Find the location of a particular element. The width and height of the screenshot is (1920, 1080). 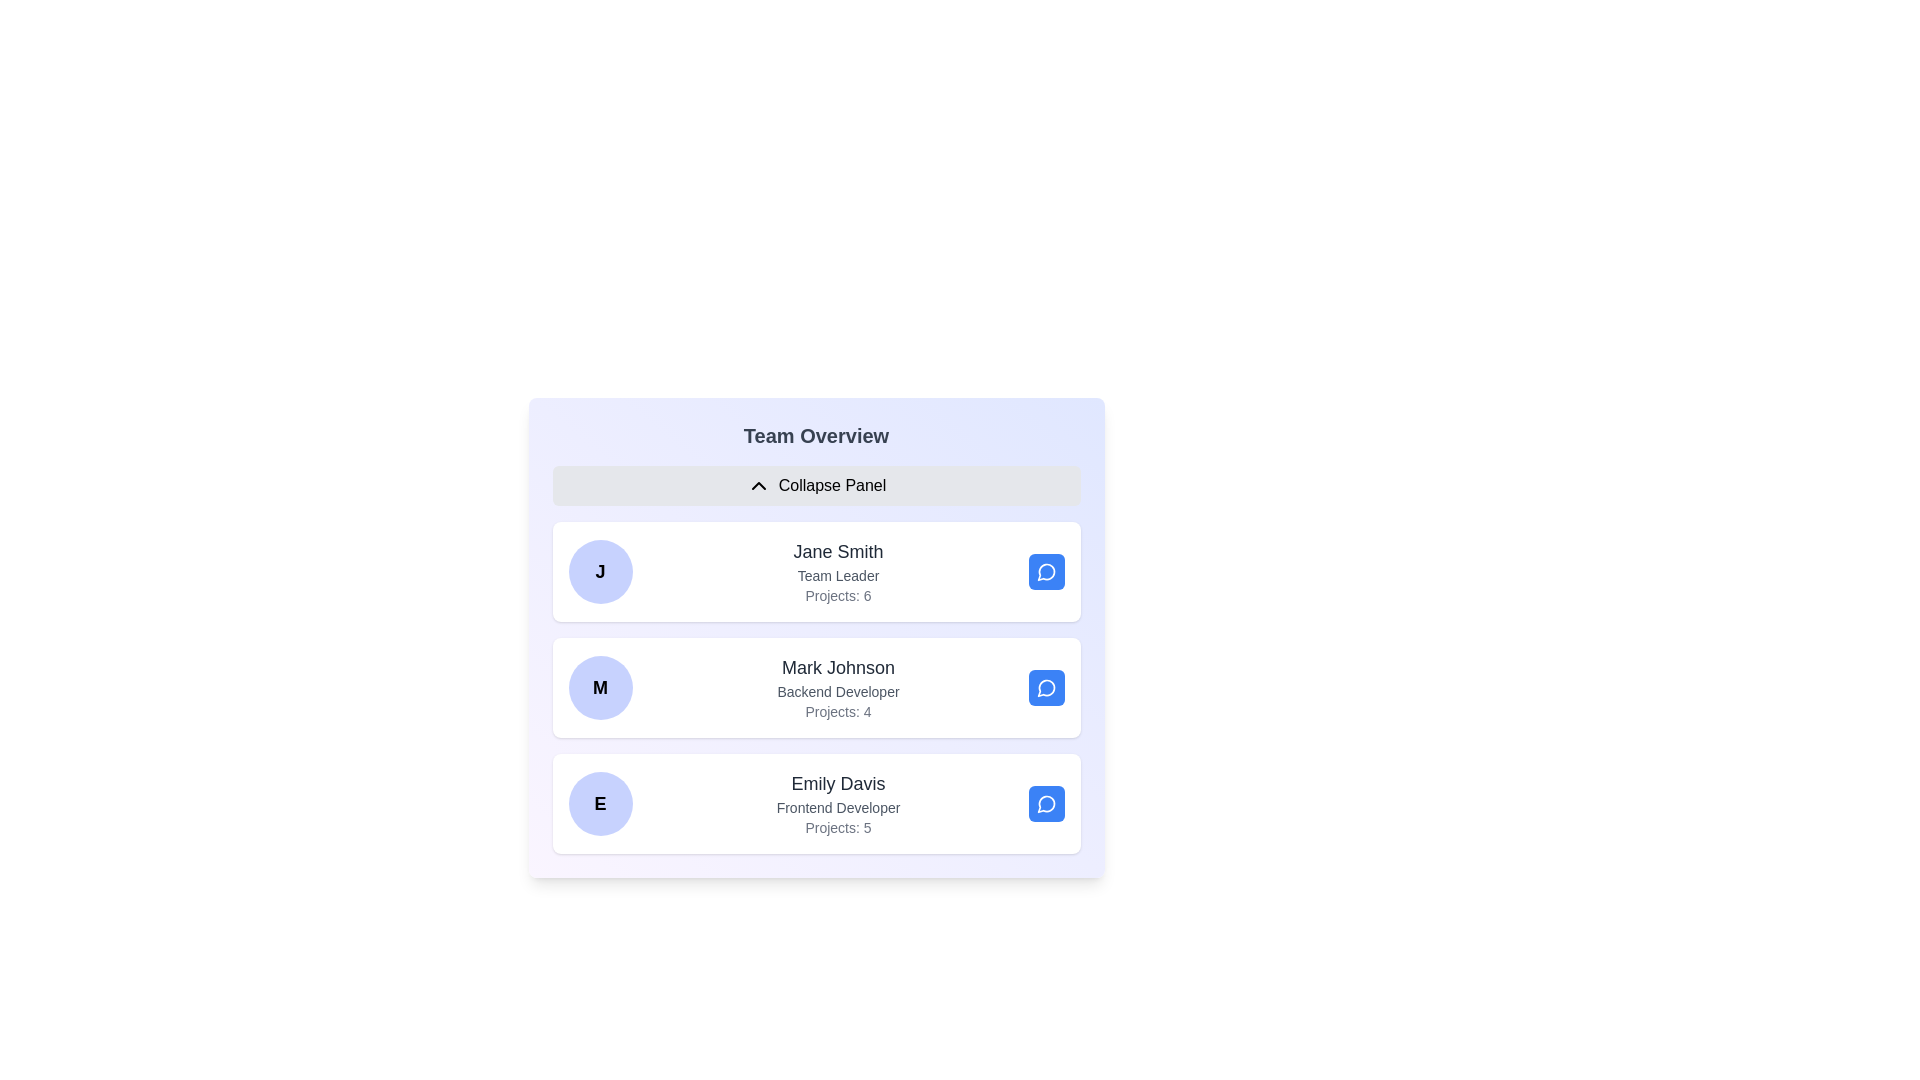

textual information displayed in the Text Display Section, which shows the name, job position, and project count of the individual, located in the second row of a vertical list between an avatar and a blue button is located at coordinates (838, 686).